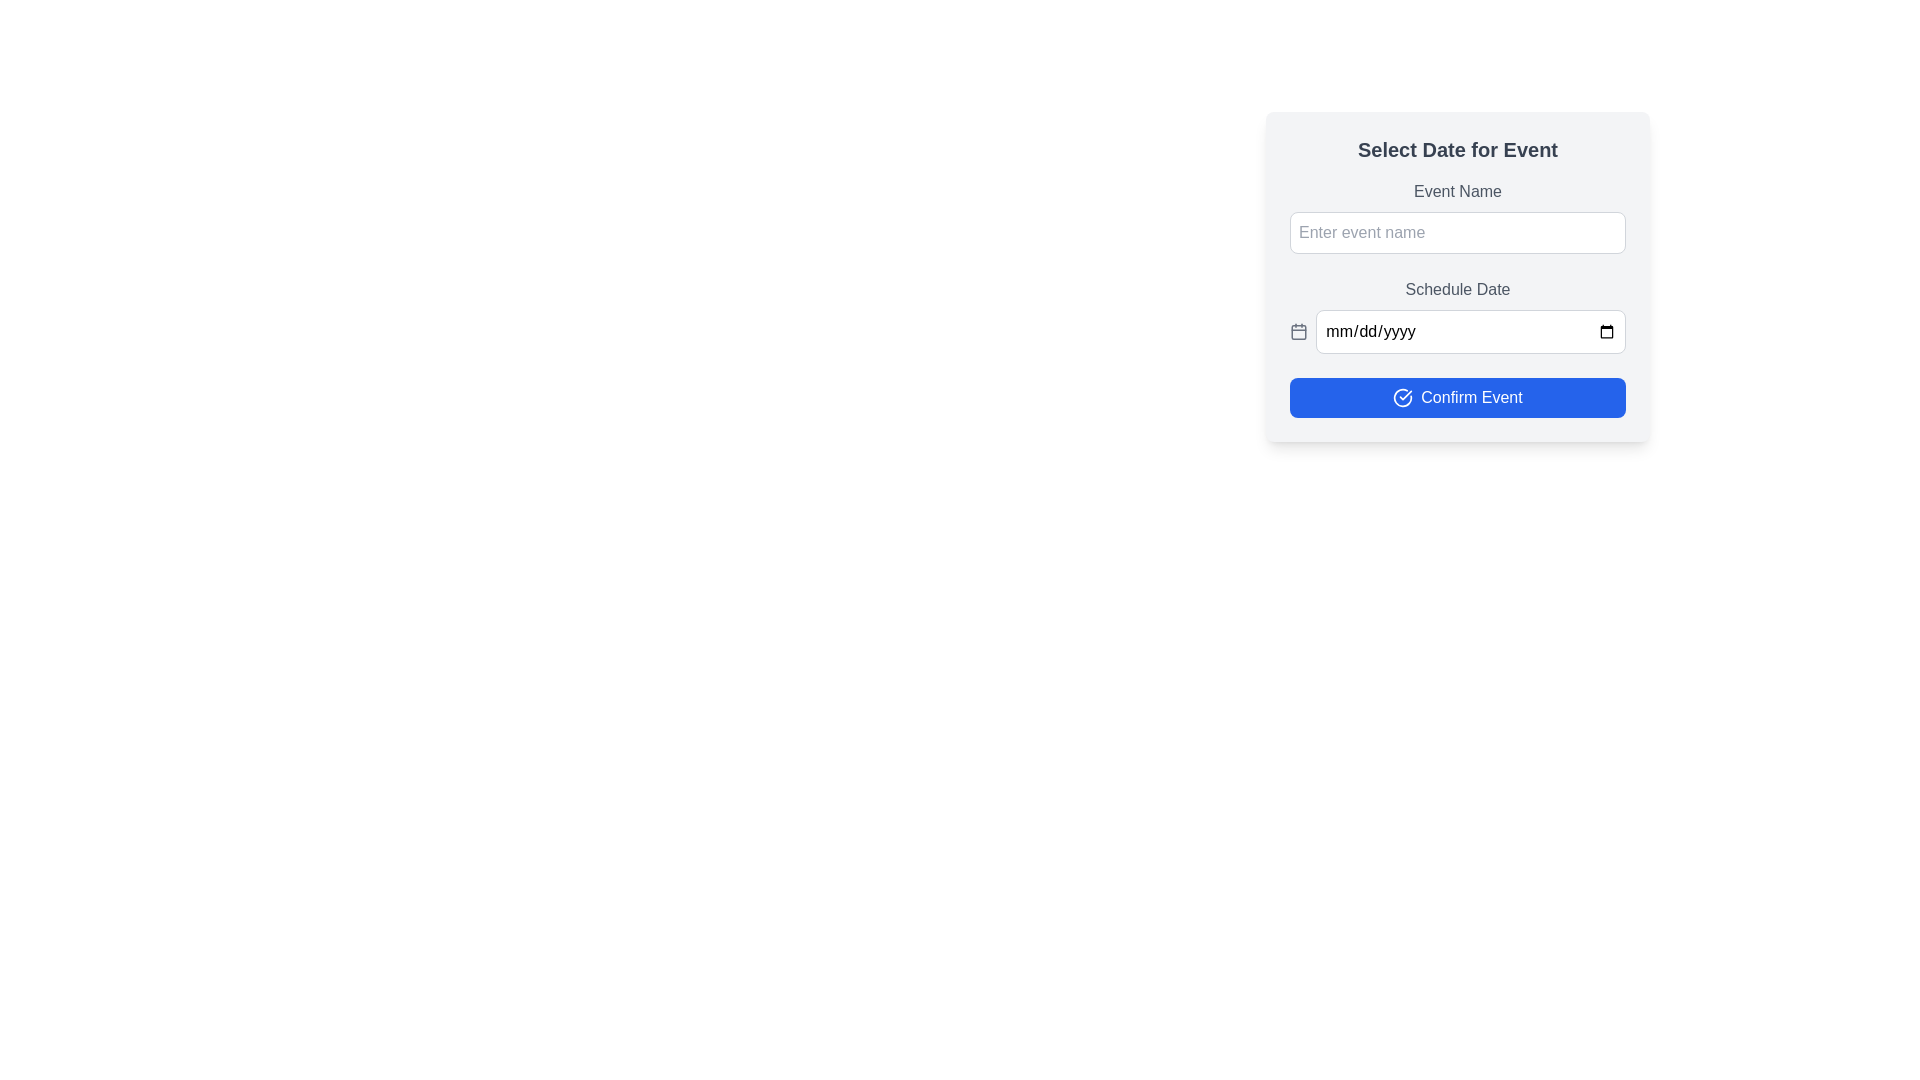  Describe the element at coordinates (1402, 397) in the screenshot. I see `the confirmation icon located on the left side of the 'Confirm Event' button, which symbolizes confirmation and is positioned before the text 'Confirm Event'` at that location.